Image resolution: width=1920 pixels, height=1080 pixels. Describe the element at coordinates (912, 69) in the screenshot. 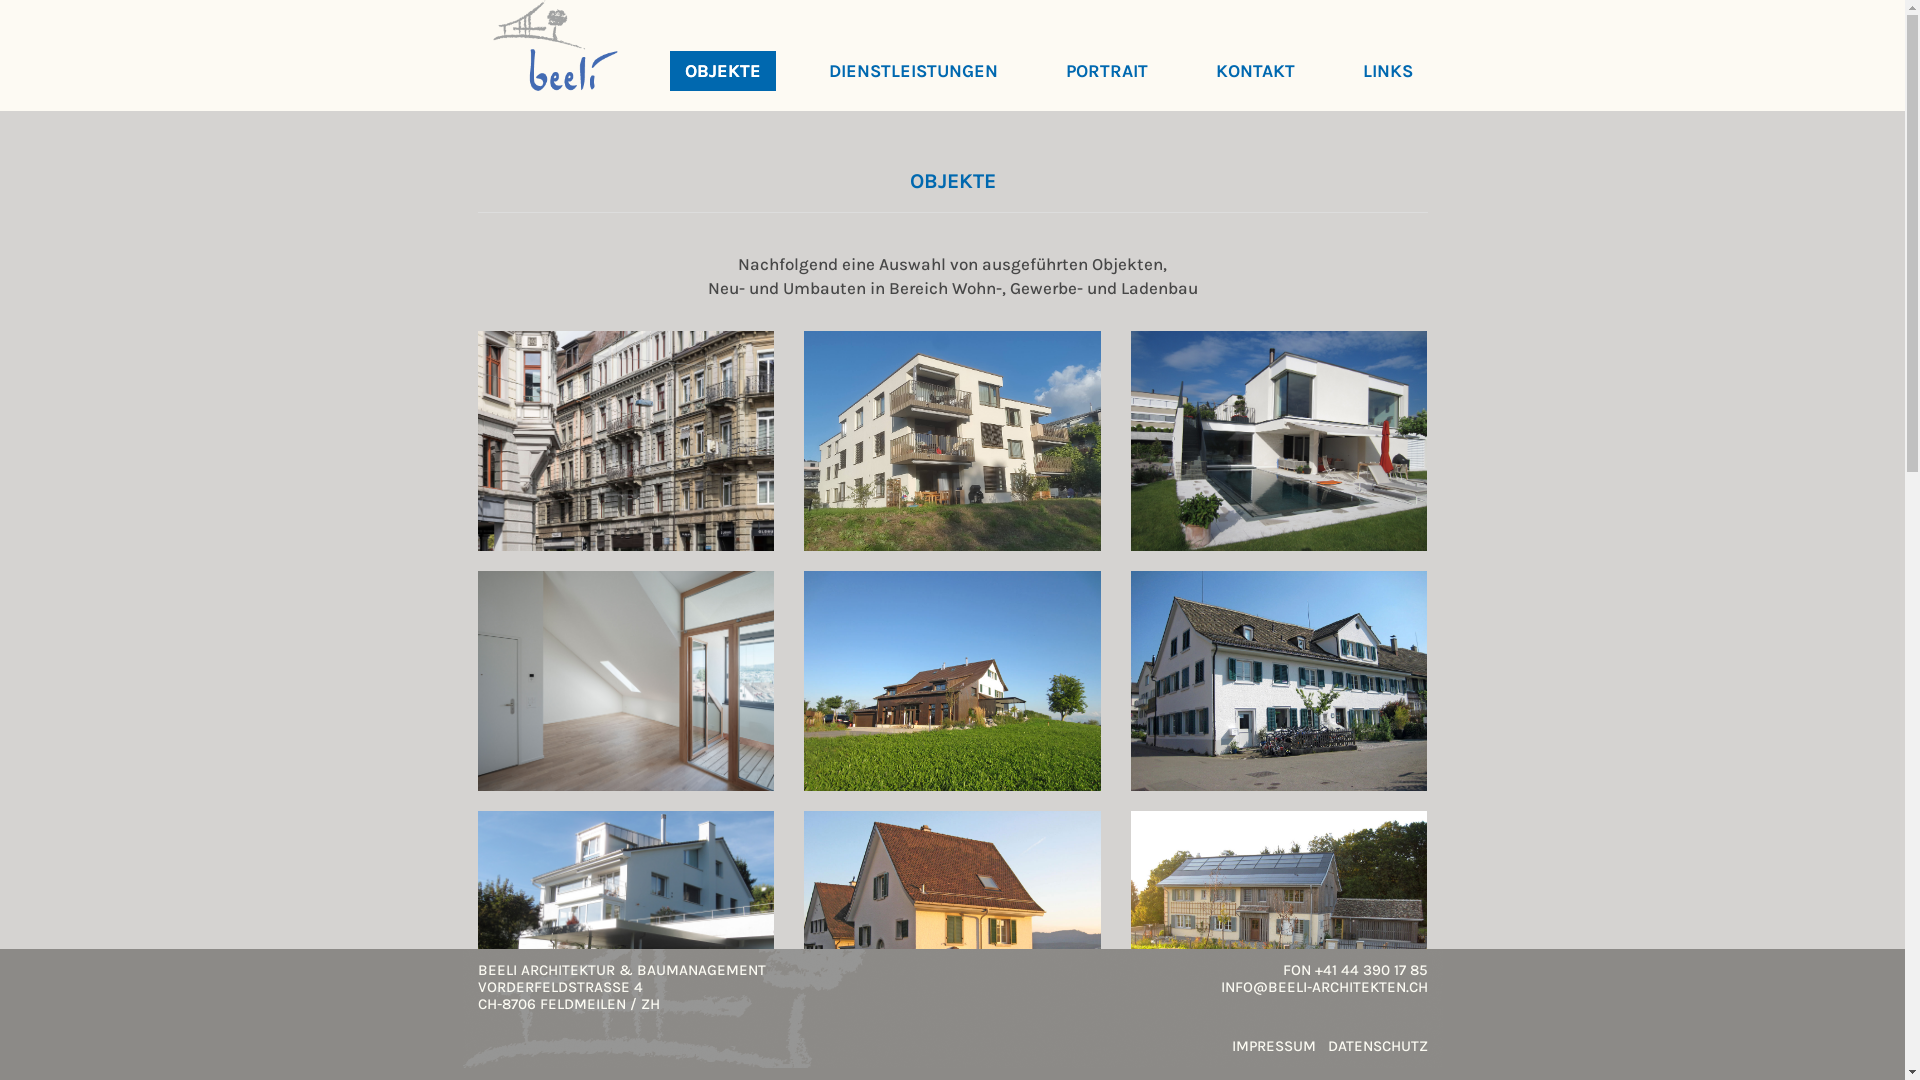

I see `'DIENSTLEISTUNGEN'` at that location.